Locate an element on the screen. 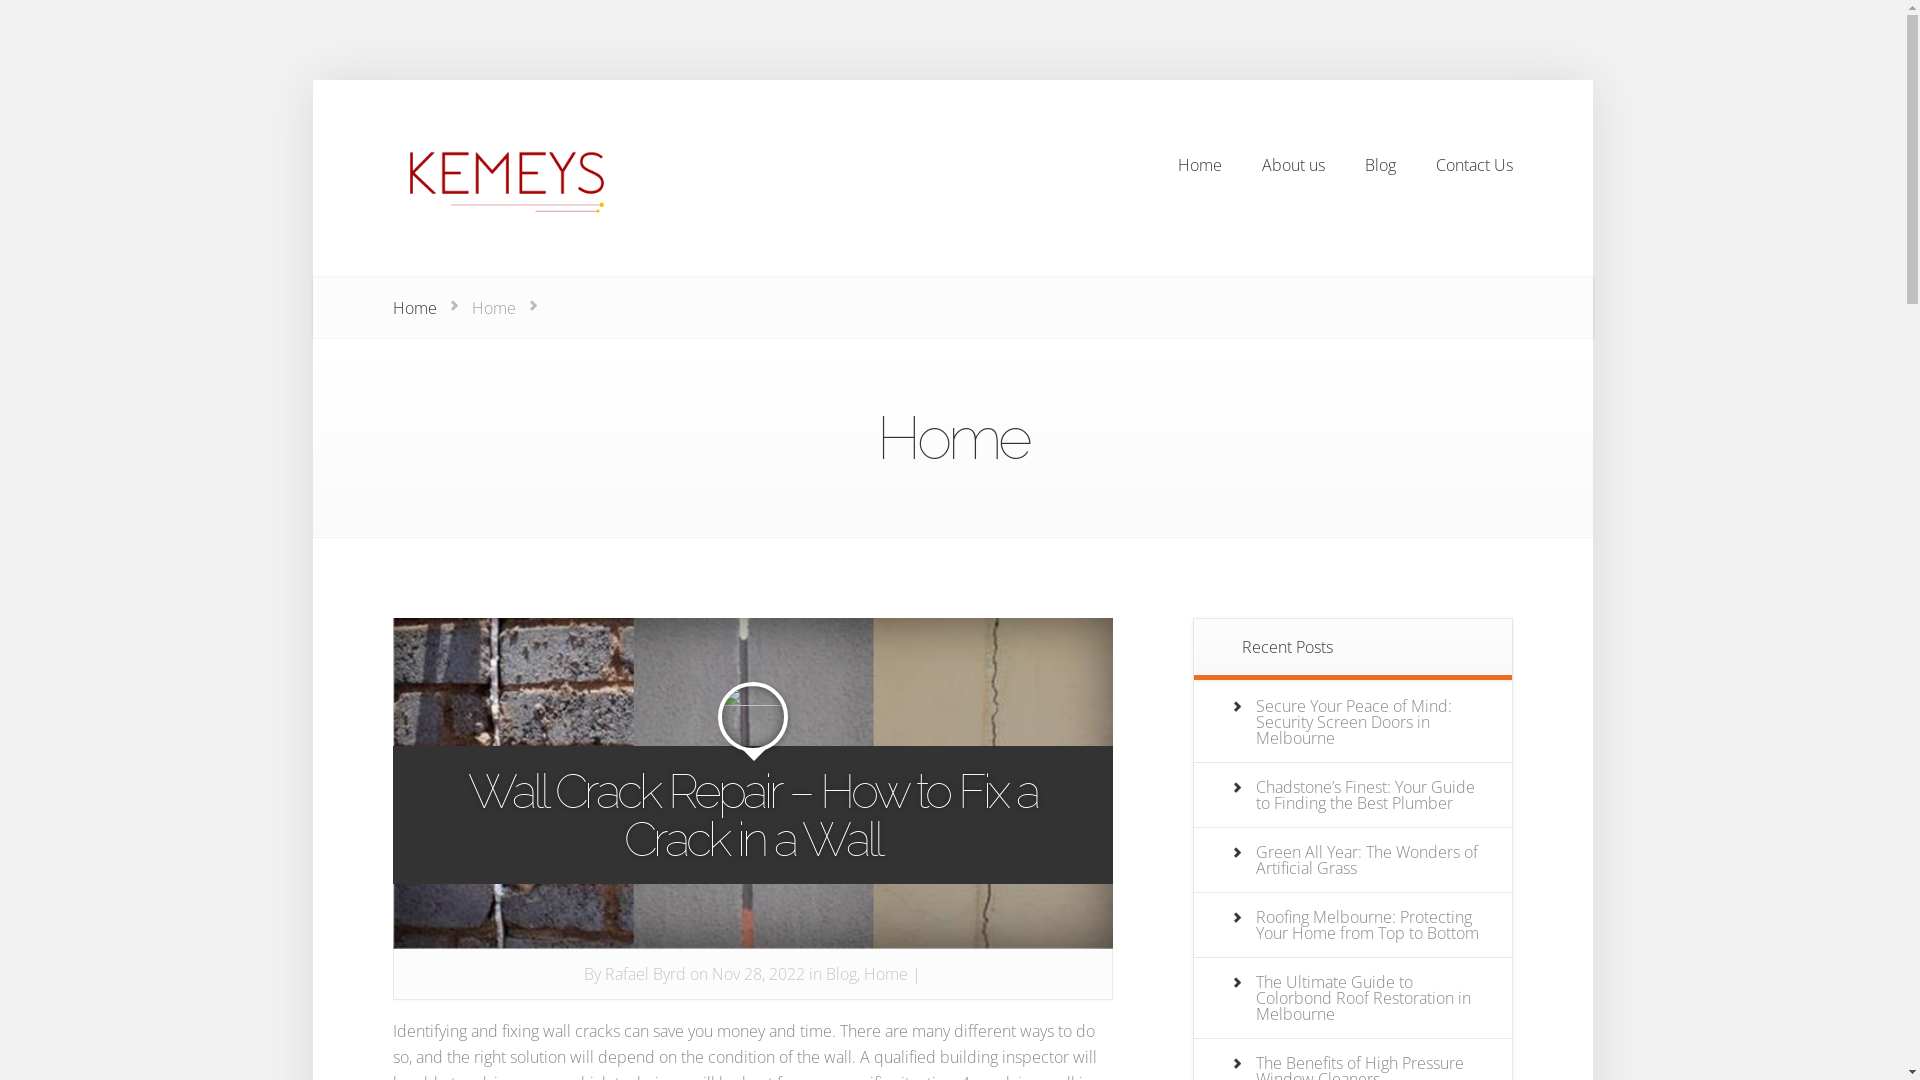 The height and width of the screenshot is (1080, 1920). 'Green All Year: The Wonders of Artificial Grass' is located at coordinates (1255, 859).